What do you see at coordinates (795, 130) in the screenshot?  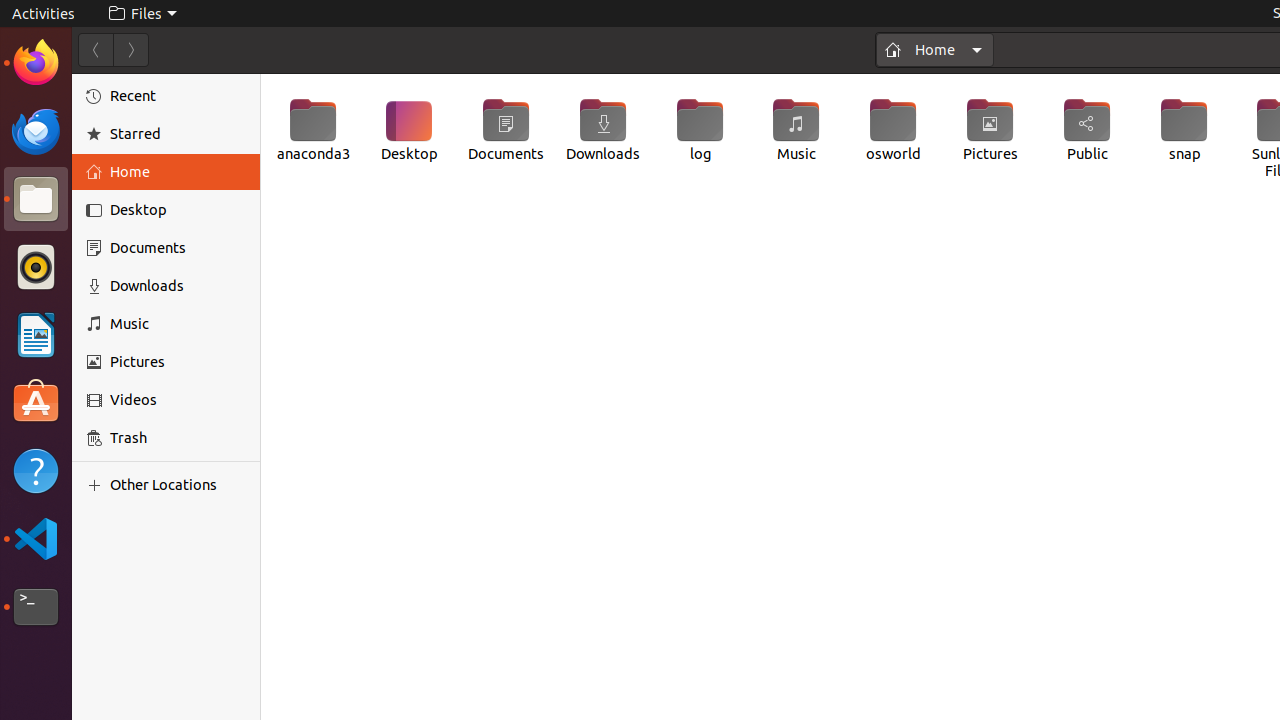 I see `'Music'` at bounding box center [795, 130].